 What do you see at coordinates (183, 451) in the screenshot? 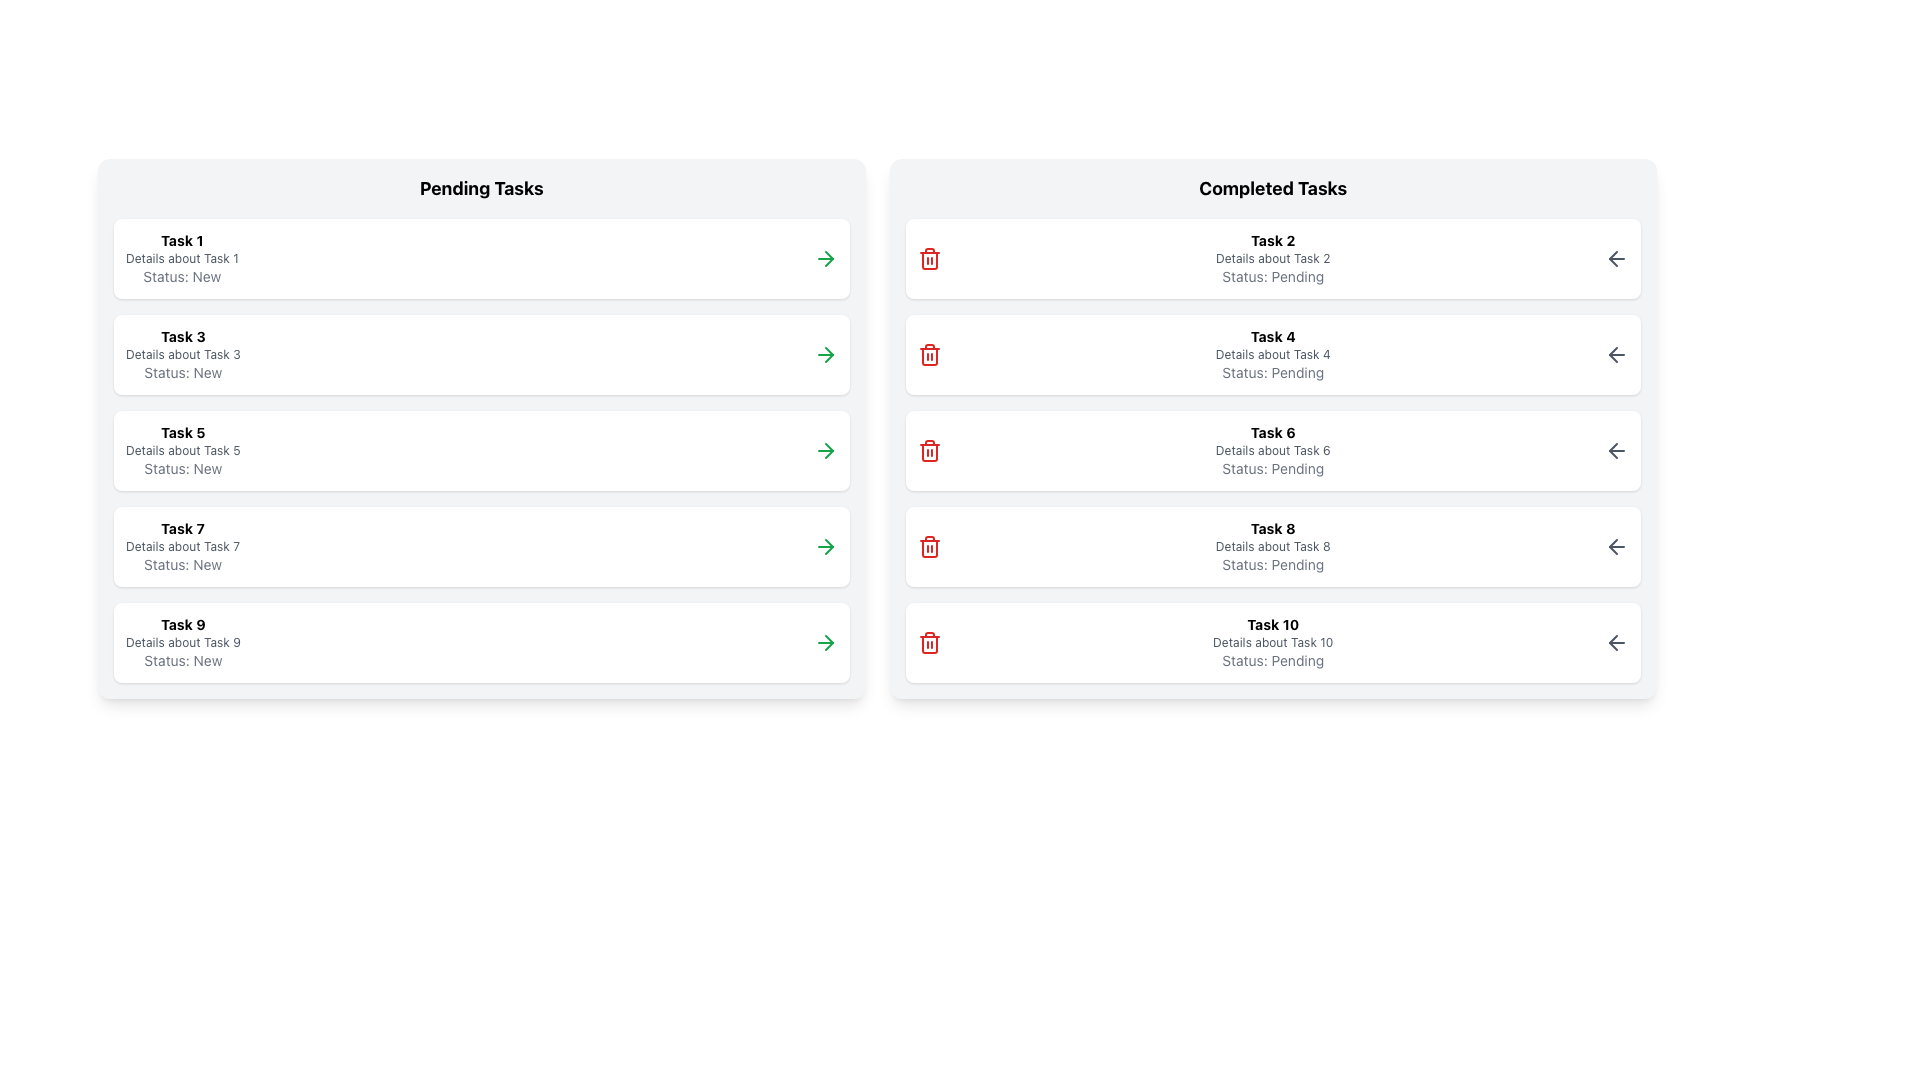
I see `text content of the text block titled 'Task 5', which includes 'Details about Task 5' and 'Status: New'` at bounding box center [183, 451].